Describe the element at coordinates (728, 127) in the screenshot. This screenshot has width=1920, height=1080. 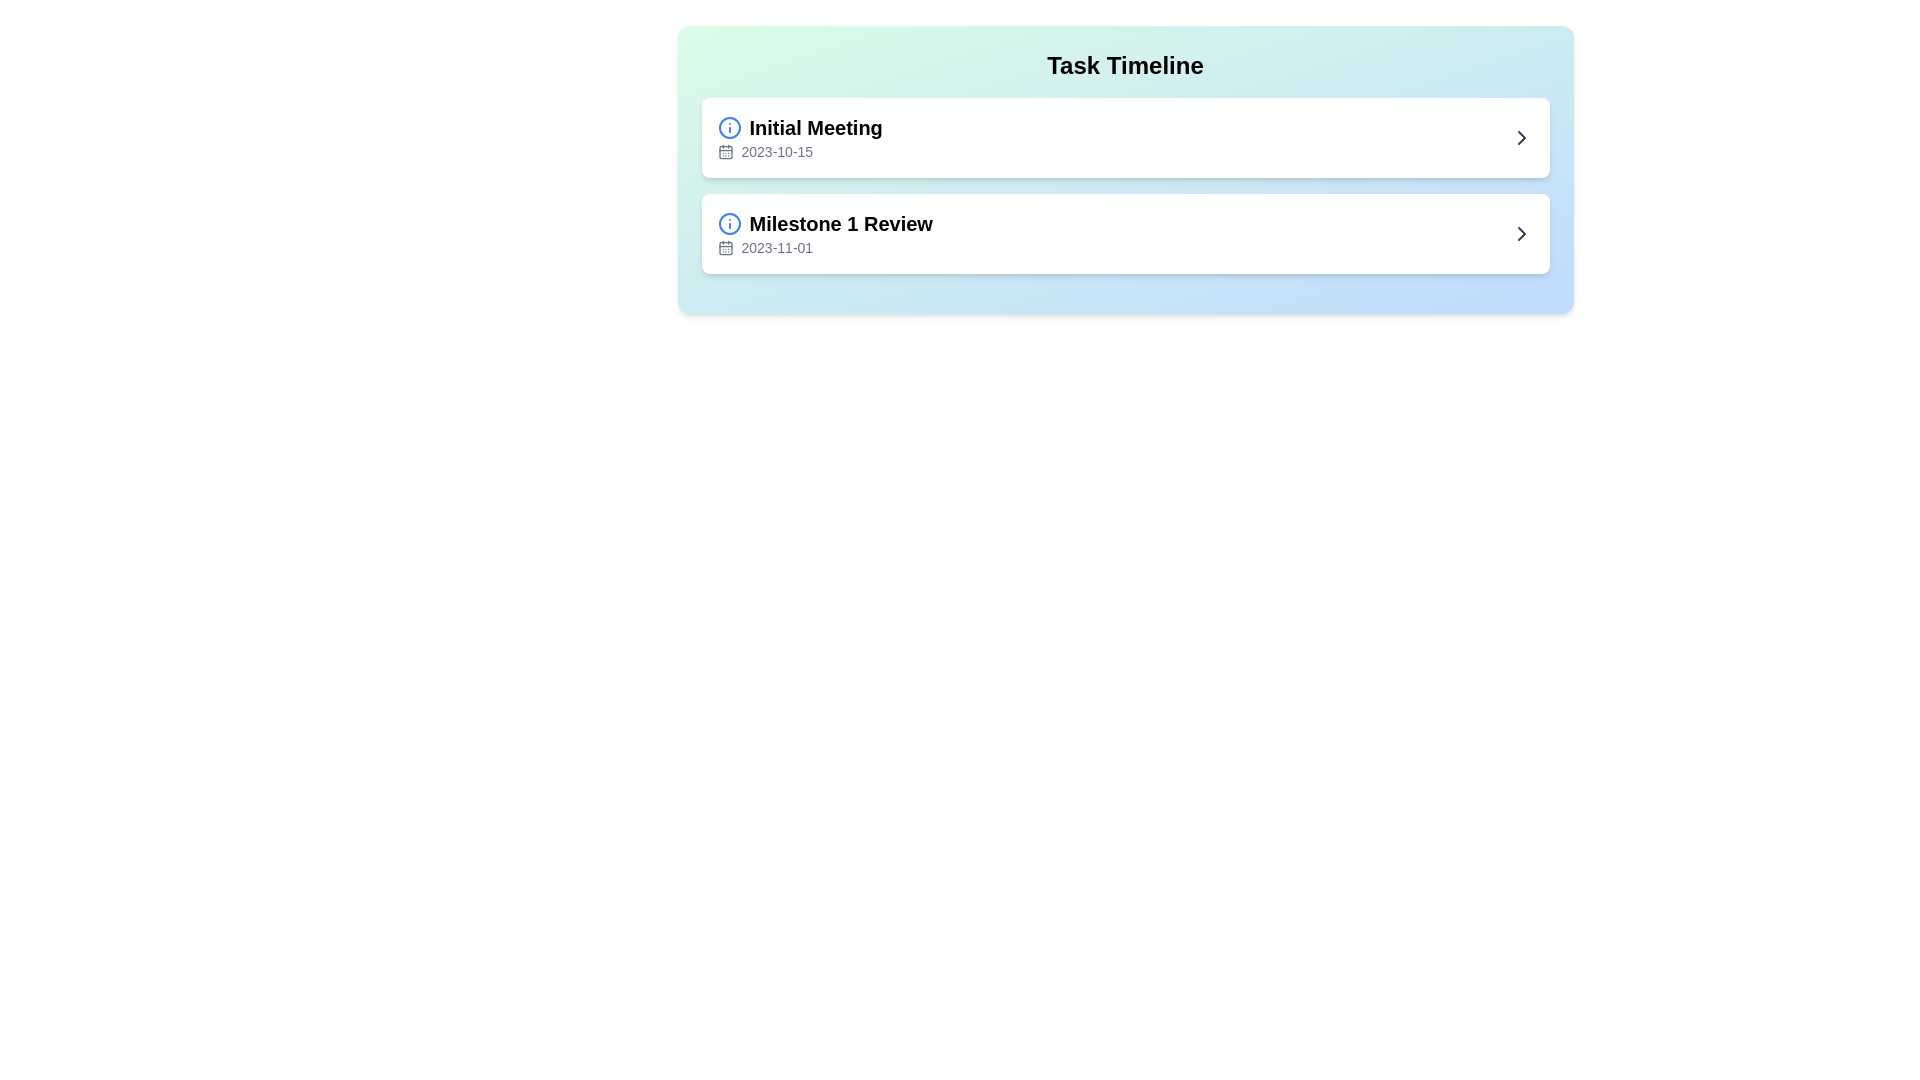
I see `the circular outline of the SVG icon that resembles an 'info' button located adjacent to the text 'Milestone 1 Review'` at that location.